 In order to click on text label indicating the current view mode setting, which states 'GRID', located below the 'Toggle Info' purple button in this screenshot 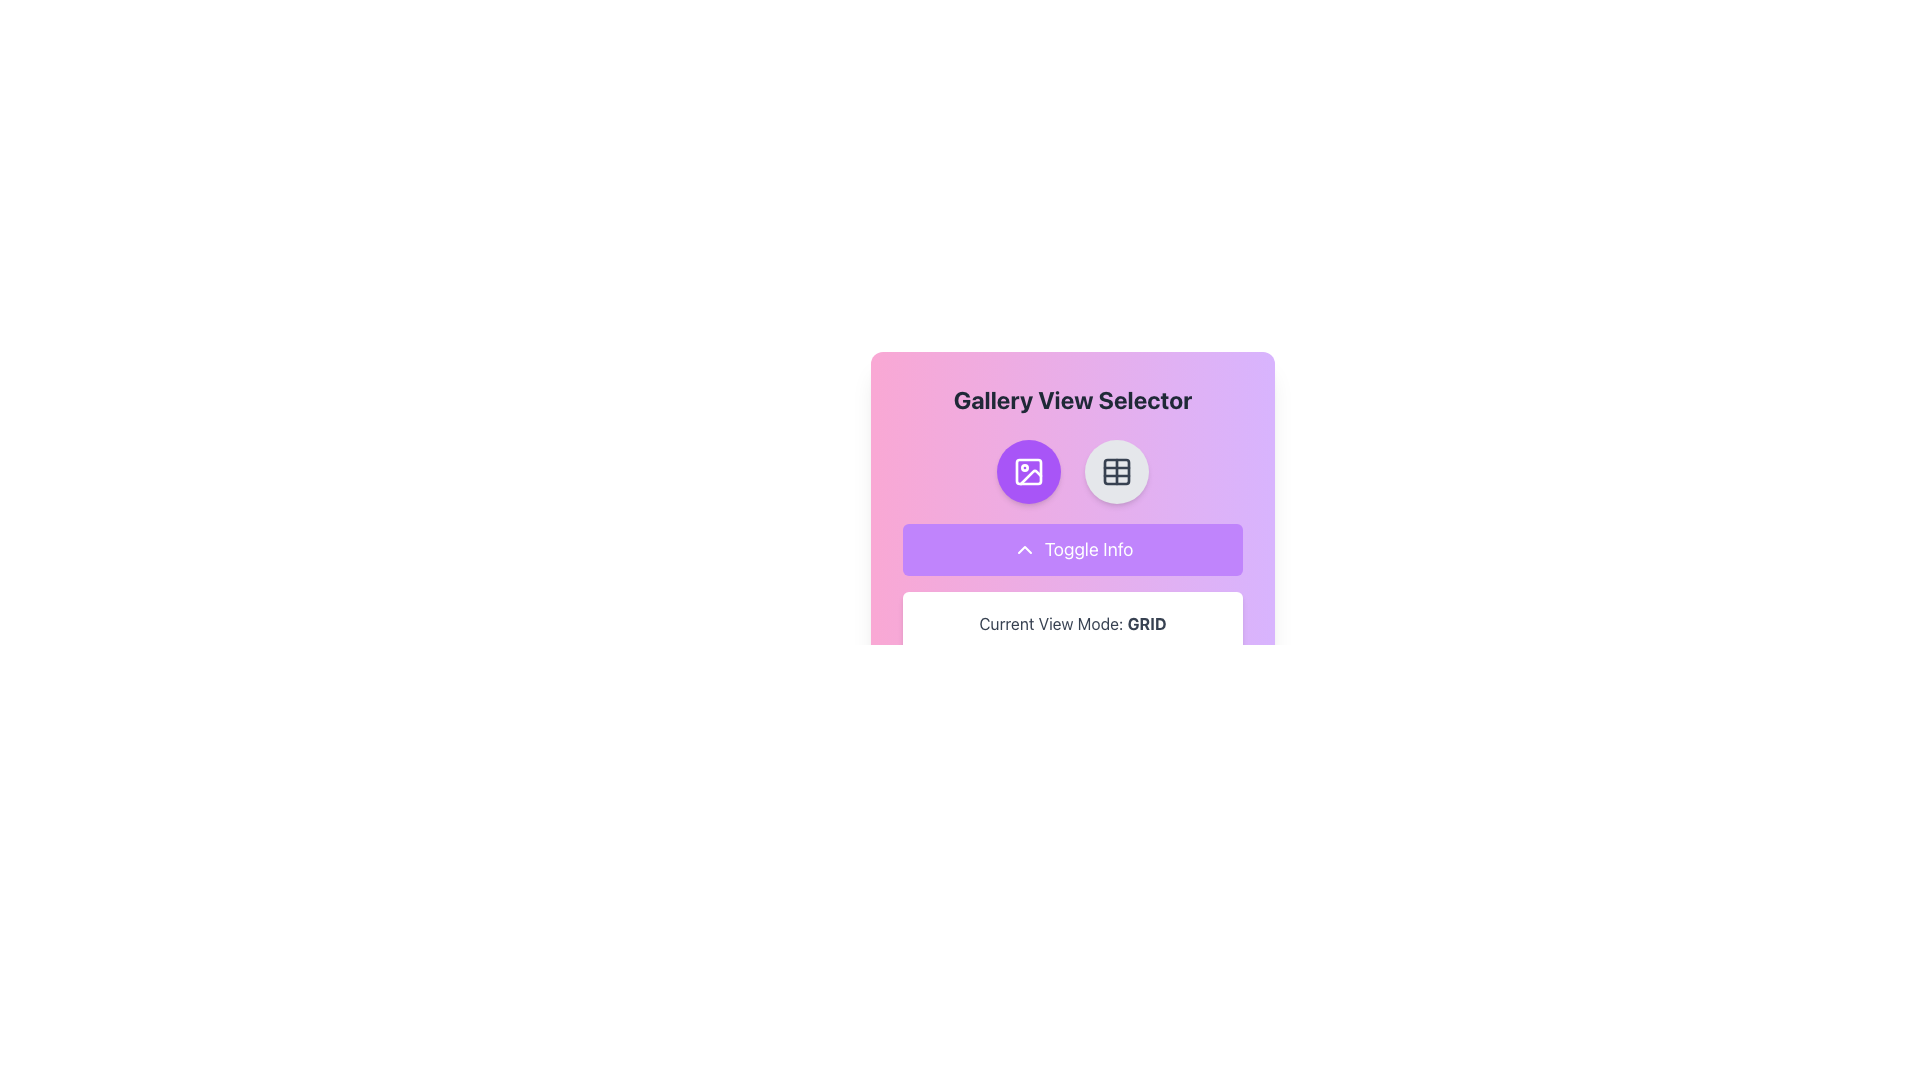, I will do `click(1072, 623)`.